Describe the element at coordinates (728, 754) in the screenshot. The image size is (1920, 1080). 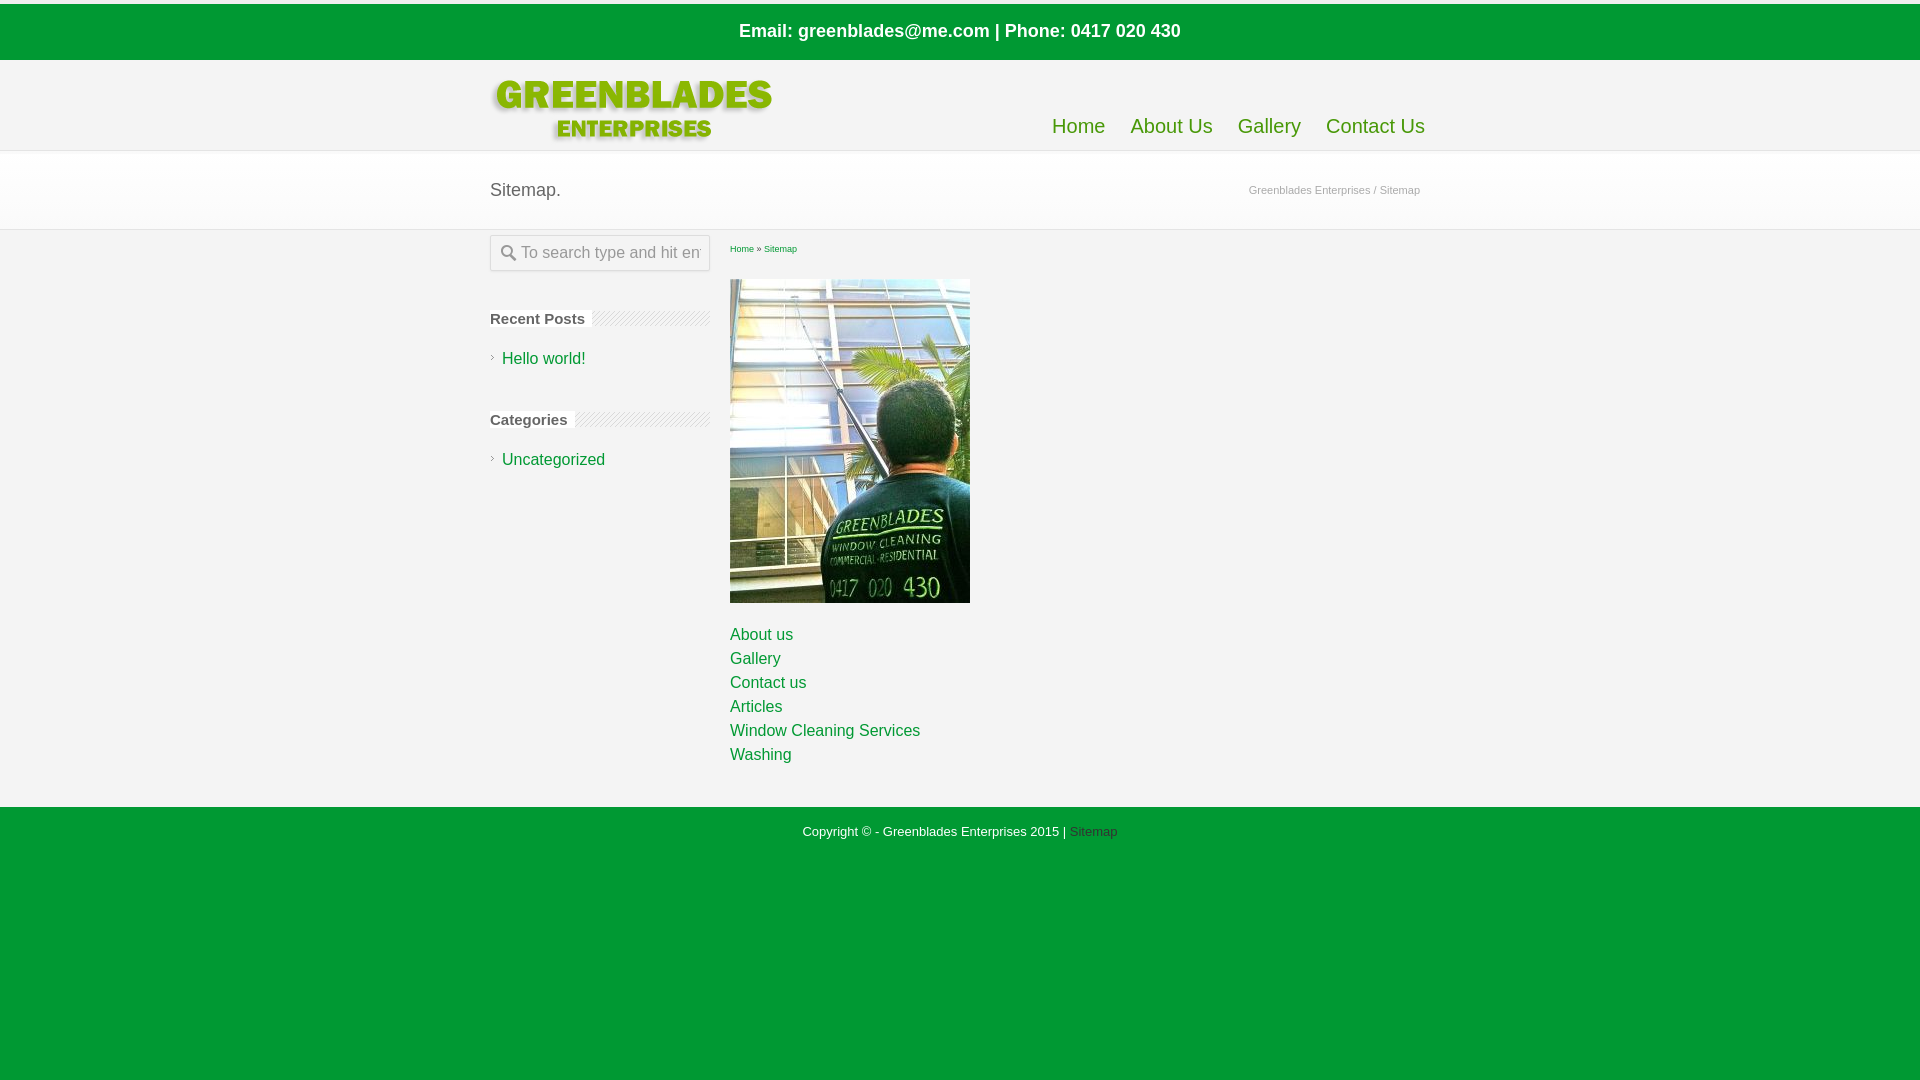
I see `'Washing'` at that location.